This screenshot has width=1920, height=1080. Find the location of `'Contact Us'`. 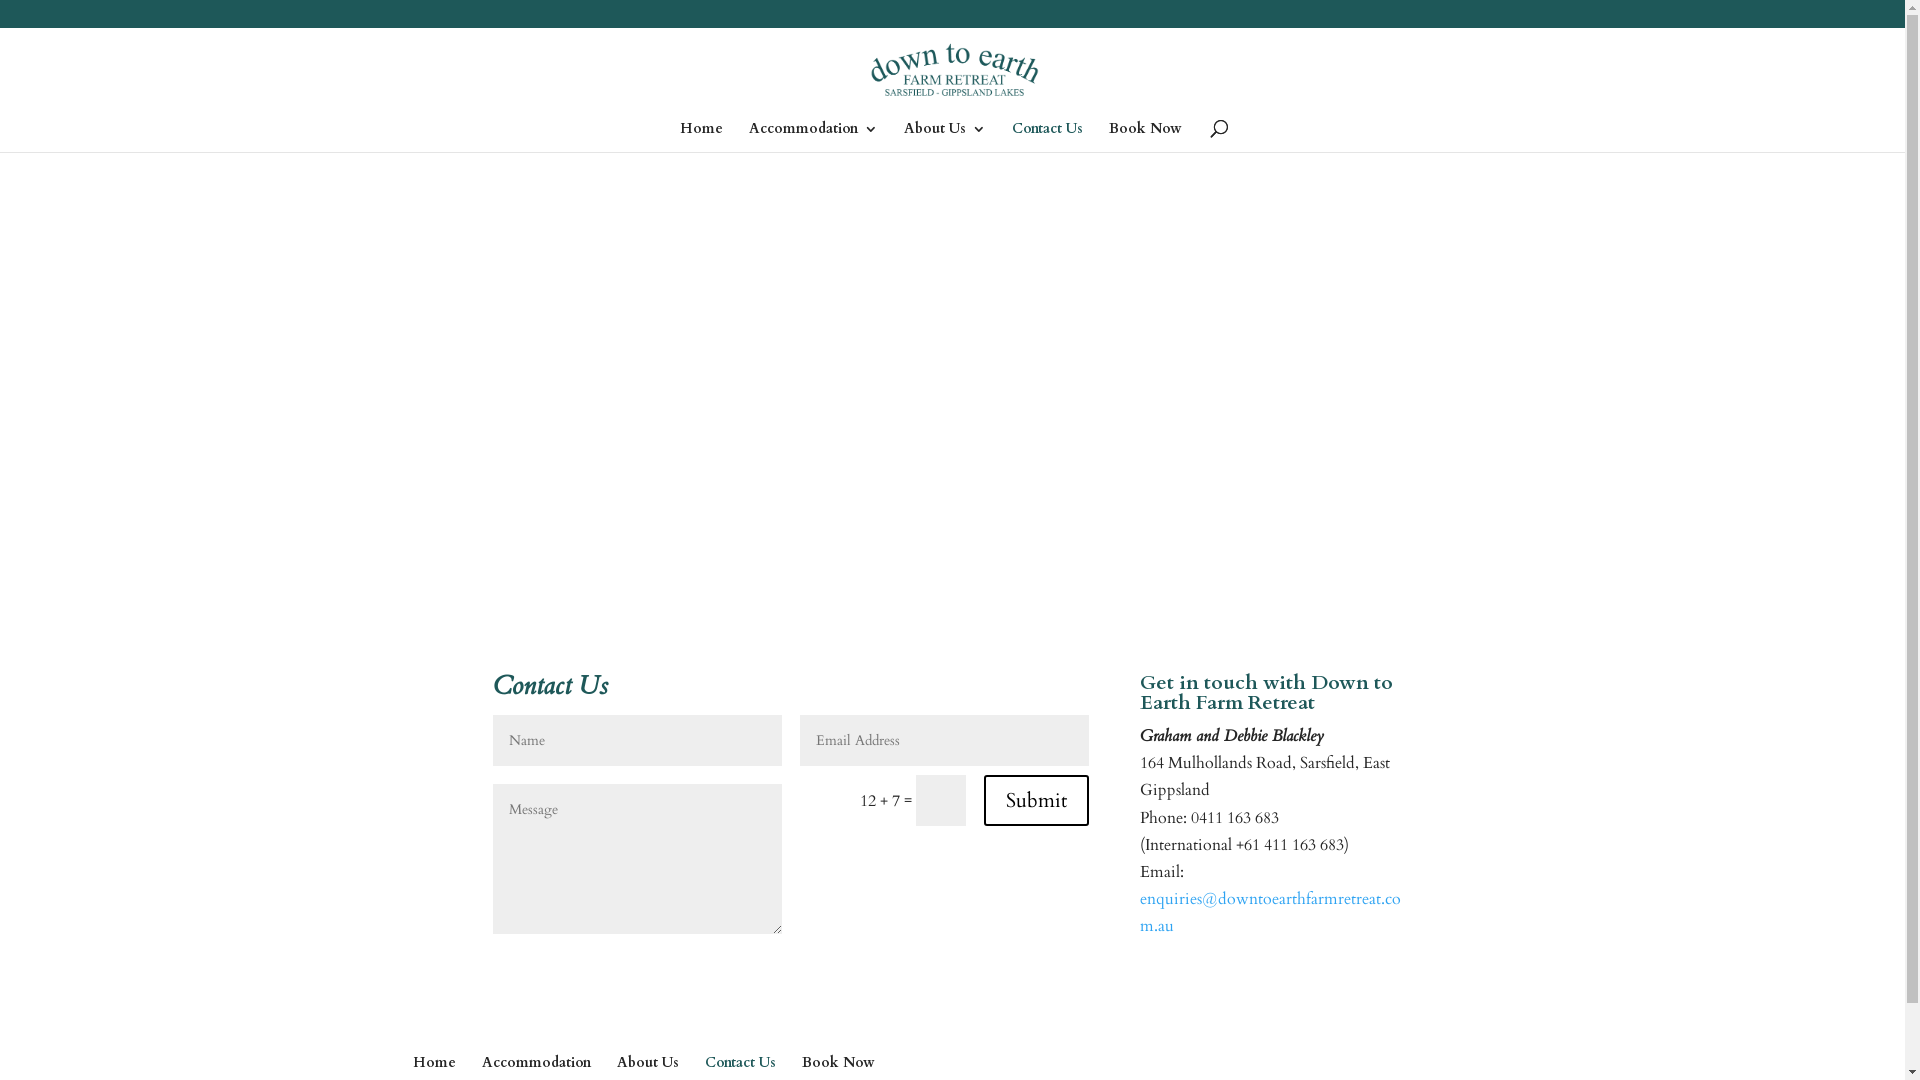

'Contact Us' is located at coordinates (738, 1061).